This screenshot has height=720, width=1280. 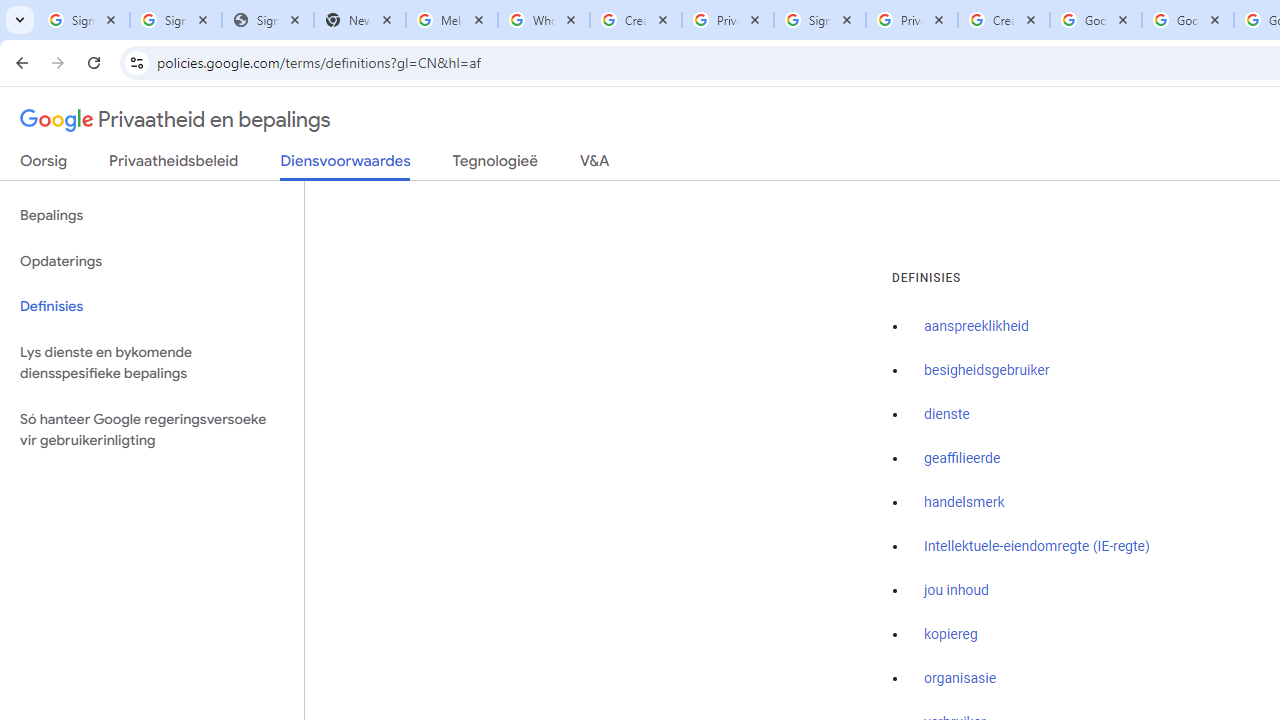 What do you see at coordinates (946, 414) in the screenshot?
I see `'dienste'` at bounding box center [946, 414].